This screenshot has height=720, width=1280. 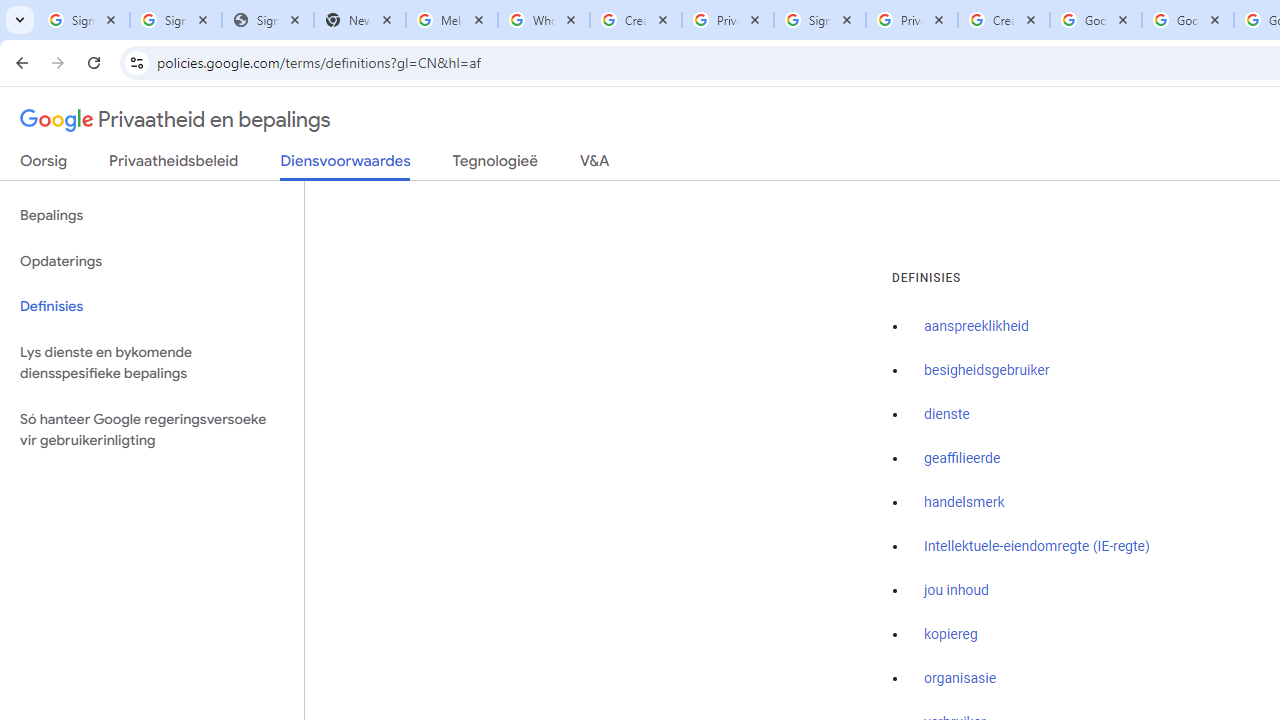 What do you see at coordinates (946, 414) in the screenshot?
I see `'dienste'` at bounding box center [946, 414].